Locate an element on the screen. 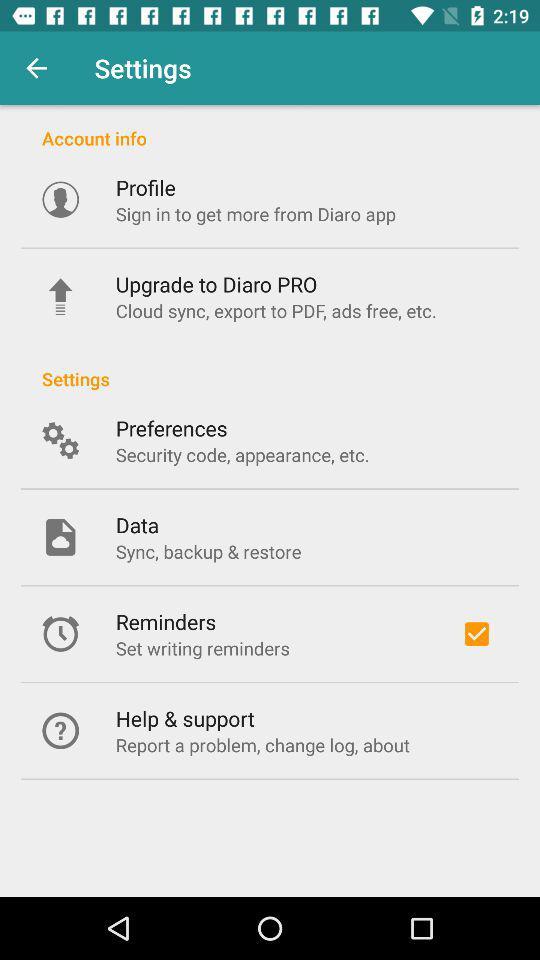 This screenshot has width=540, height=960. the account info item is located at coordinates (270, 126).